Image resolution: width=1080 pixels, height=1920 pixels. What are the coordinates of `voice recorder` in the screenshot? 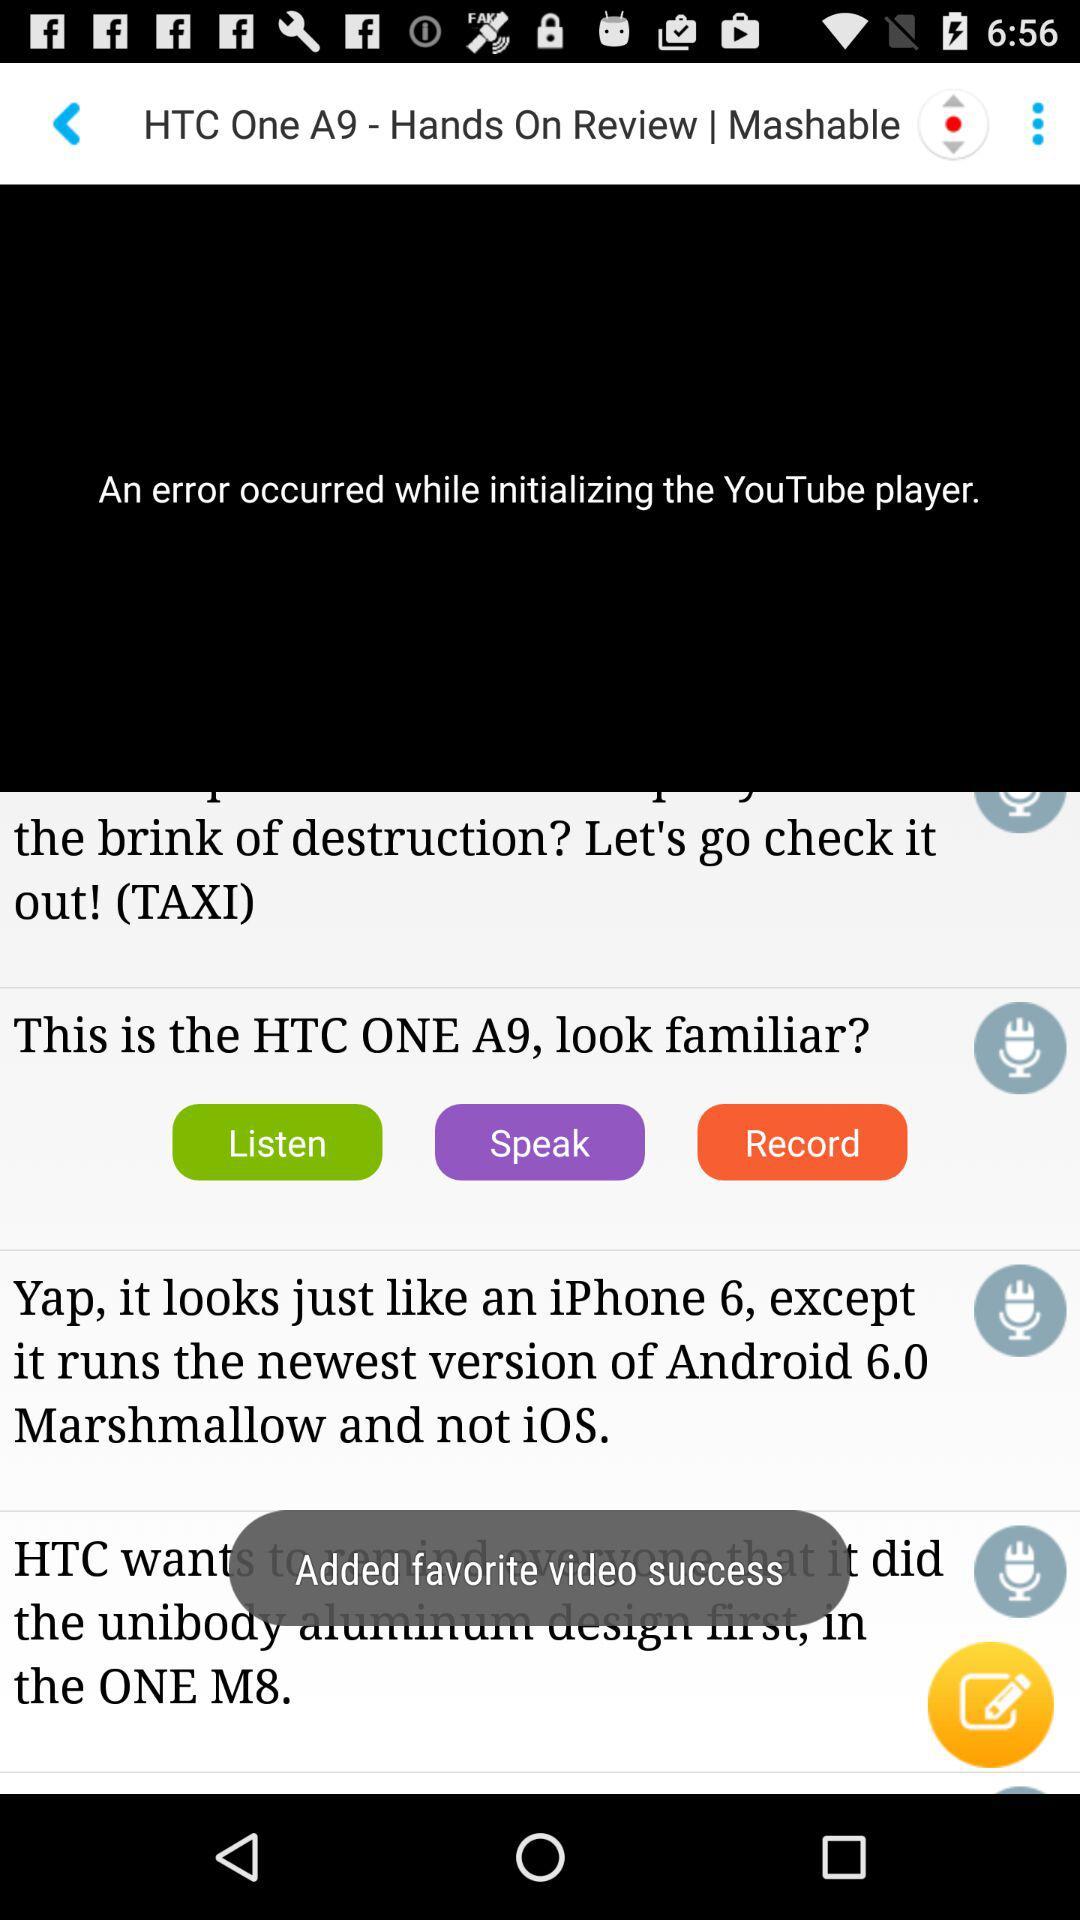 It's located at (1020, 1047).